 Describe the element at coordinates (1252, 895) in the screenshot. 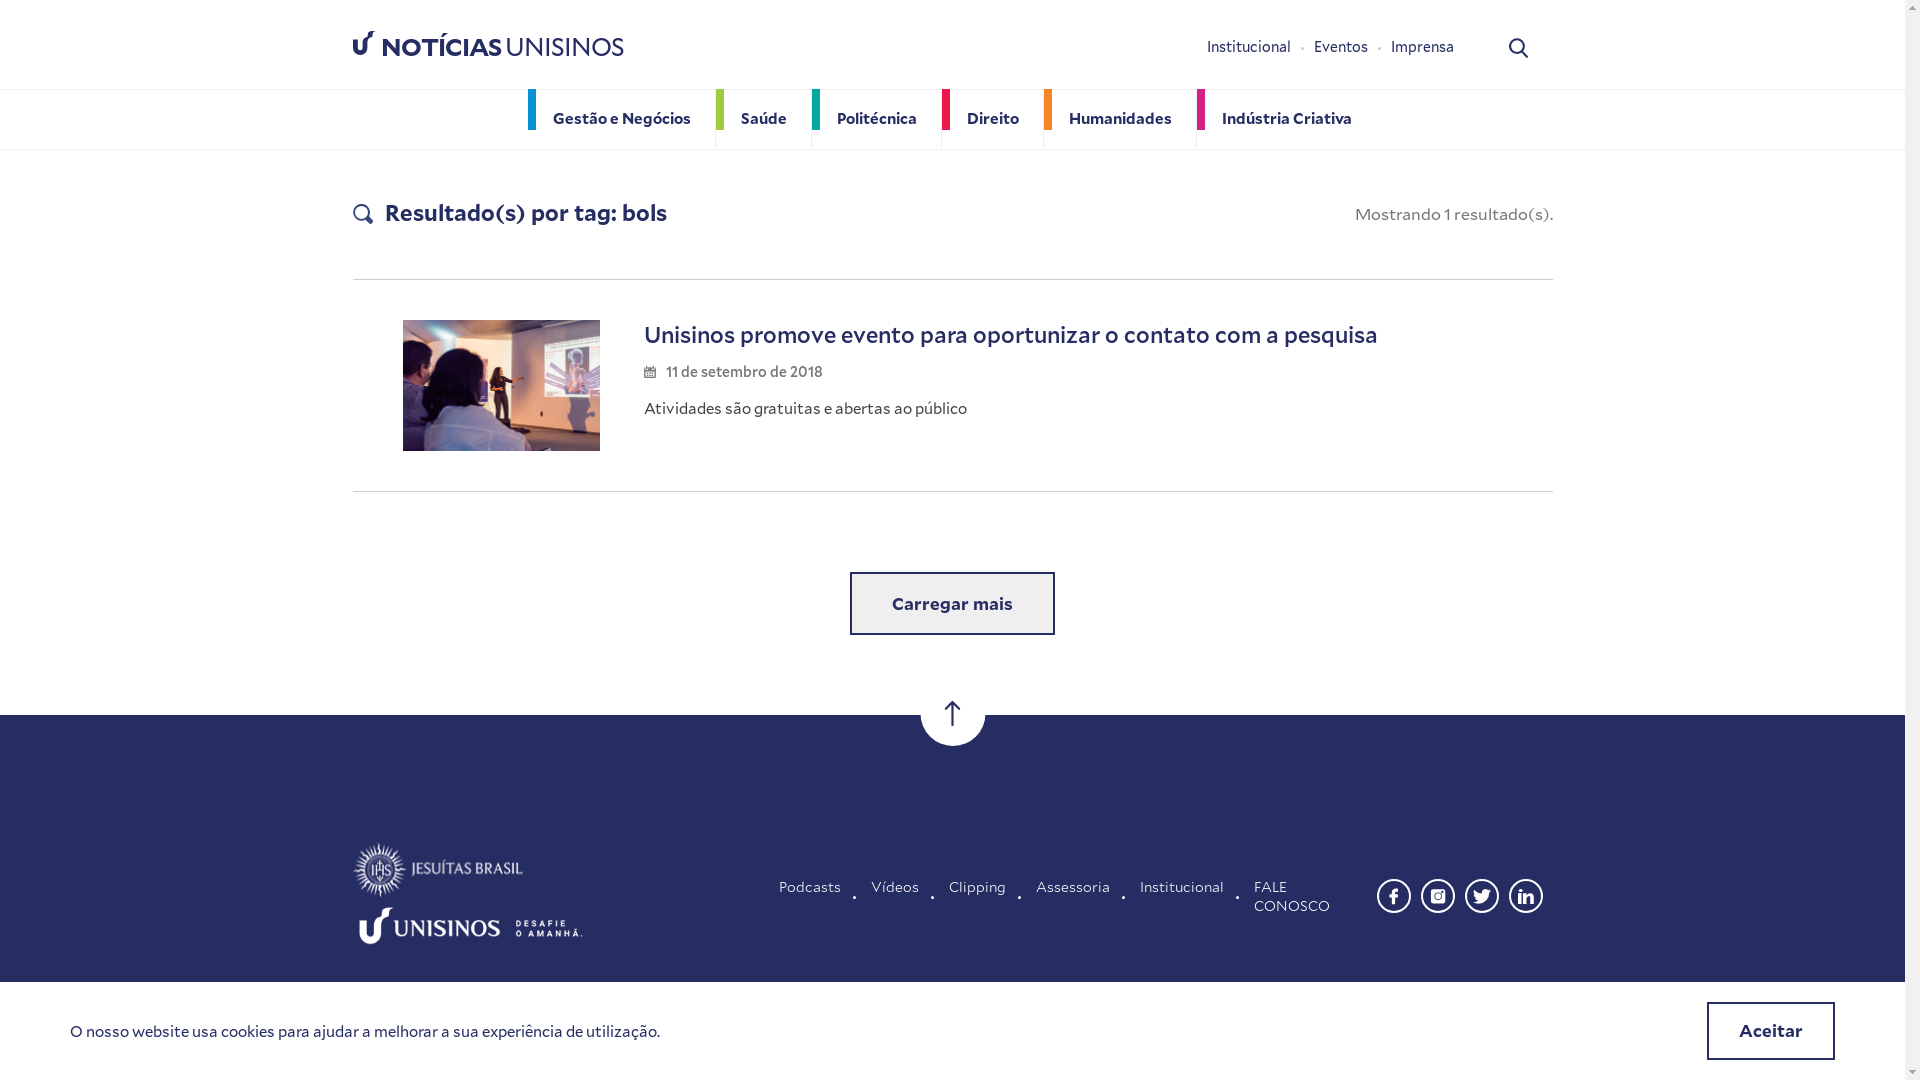

I see `'FALE CONOSCO'` at that location.